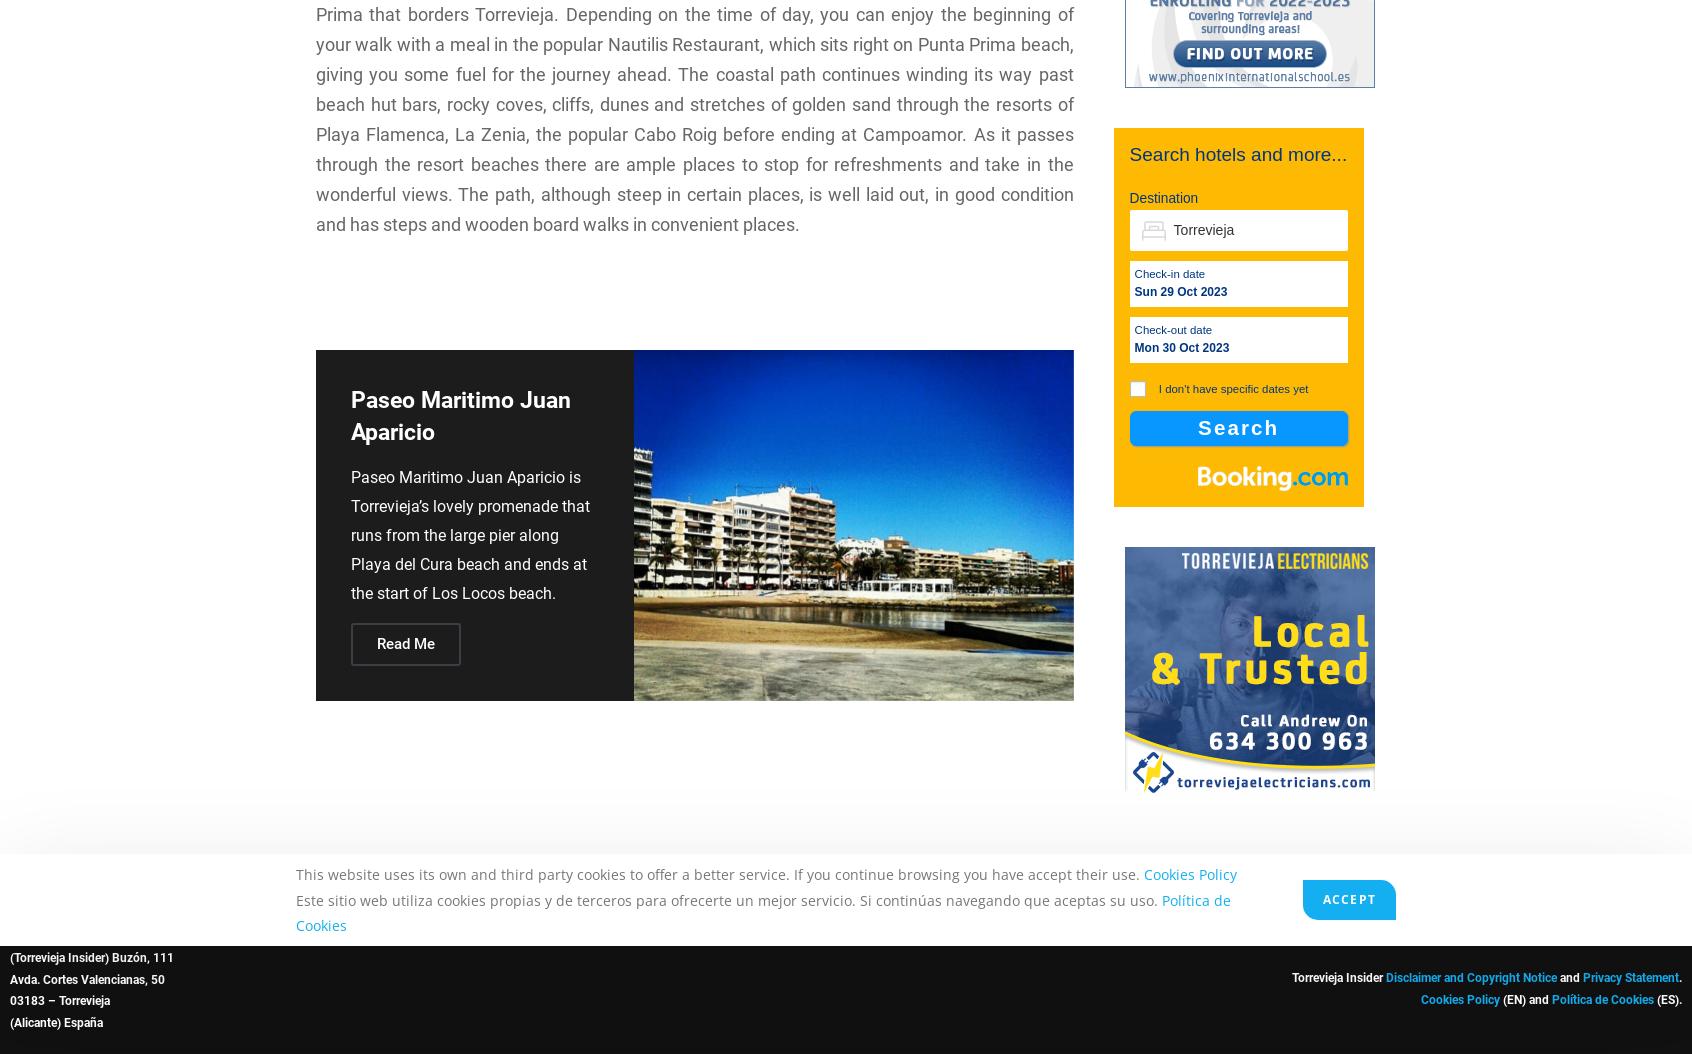 The height and width of the screenshot is (1054, 1692). What do you see at coordinates (1630, 978) in the screenshot?
I see `'Privacy Statement'` at bounding box center [1630, 978].